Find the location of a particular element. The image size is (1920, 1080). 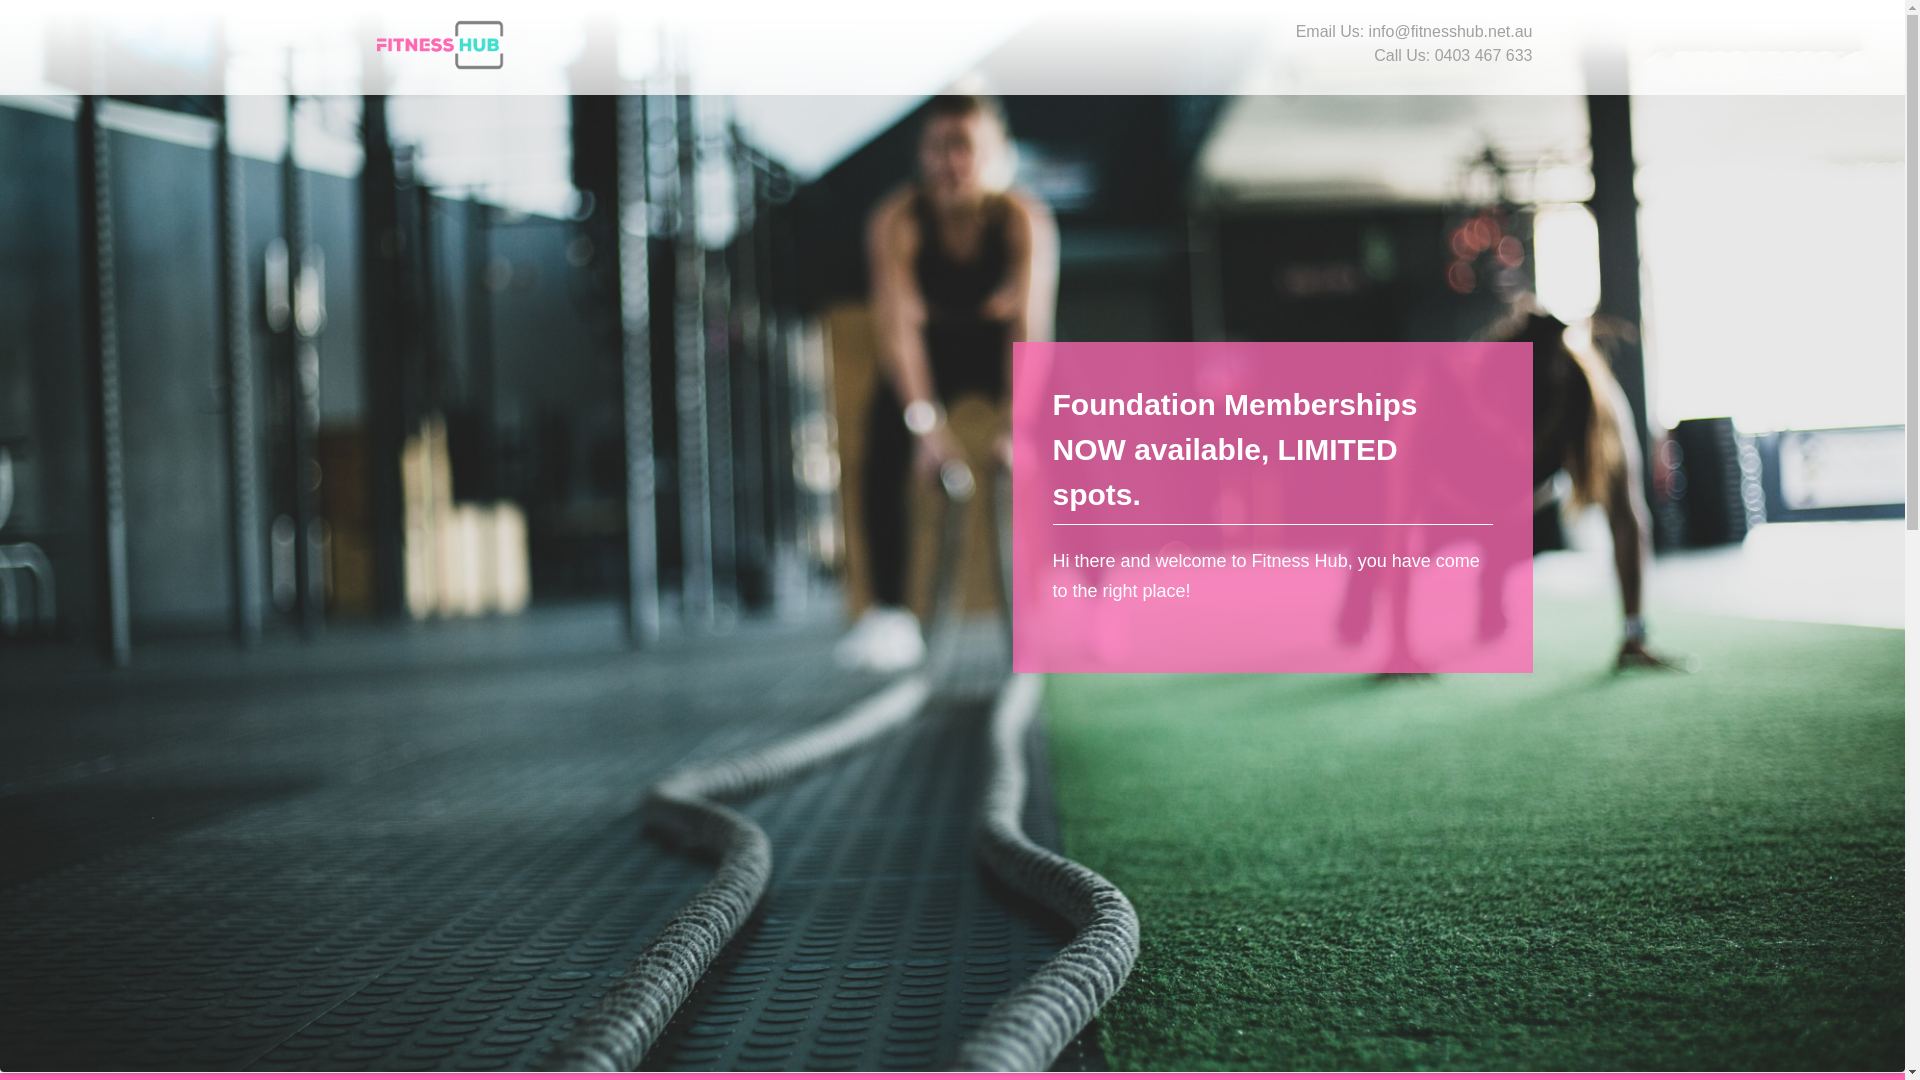

'Email Us: info@fitnesshub.net.au' is located at coordinates (1413, 31).